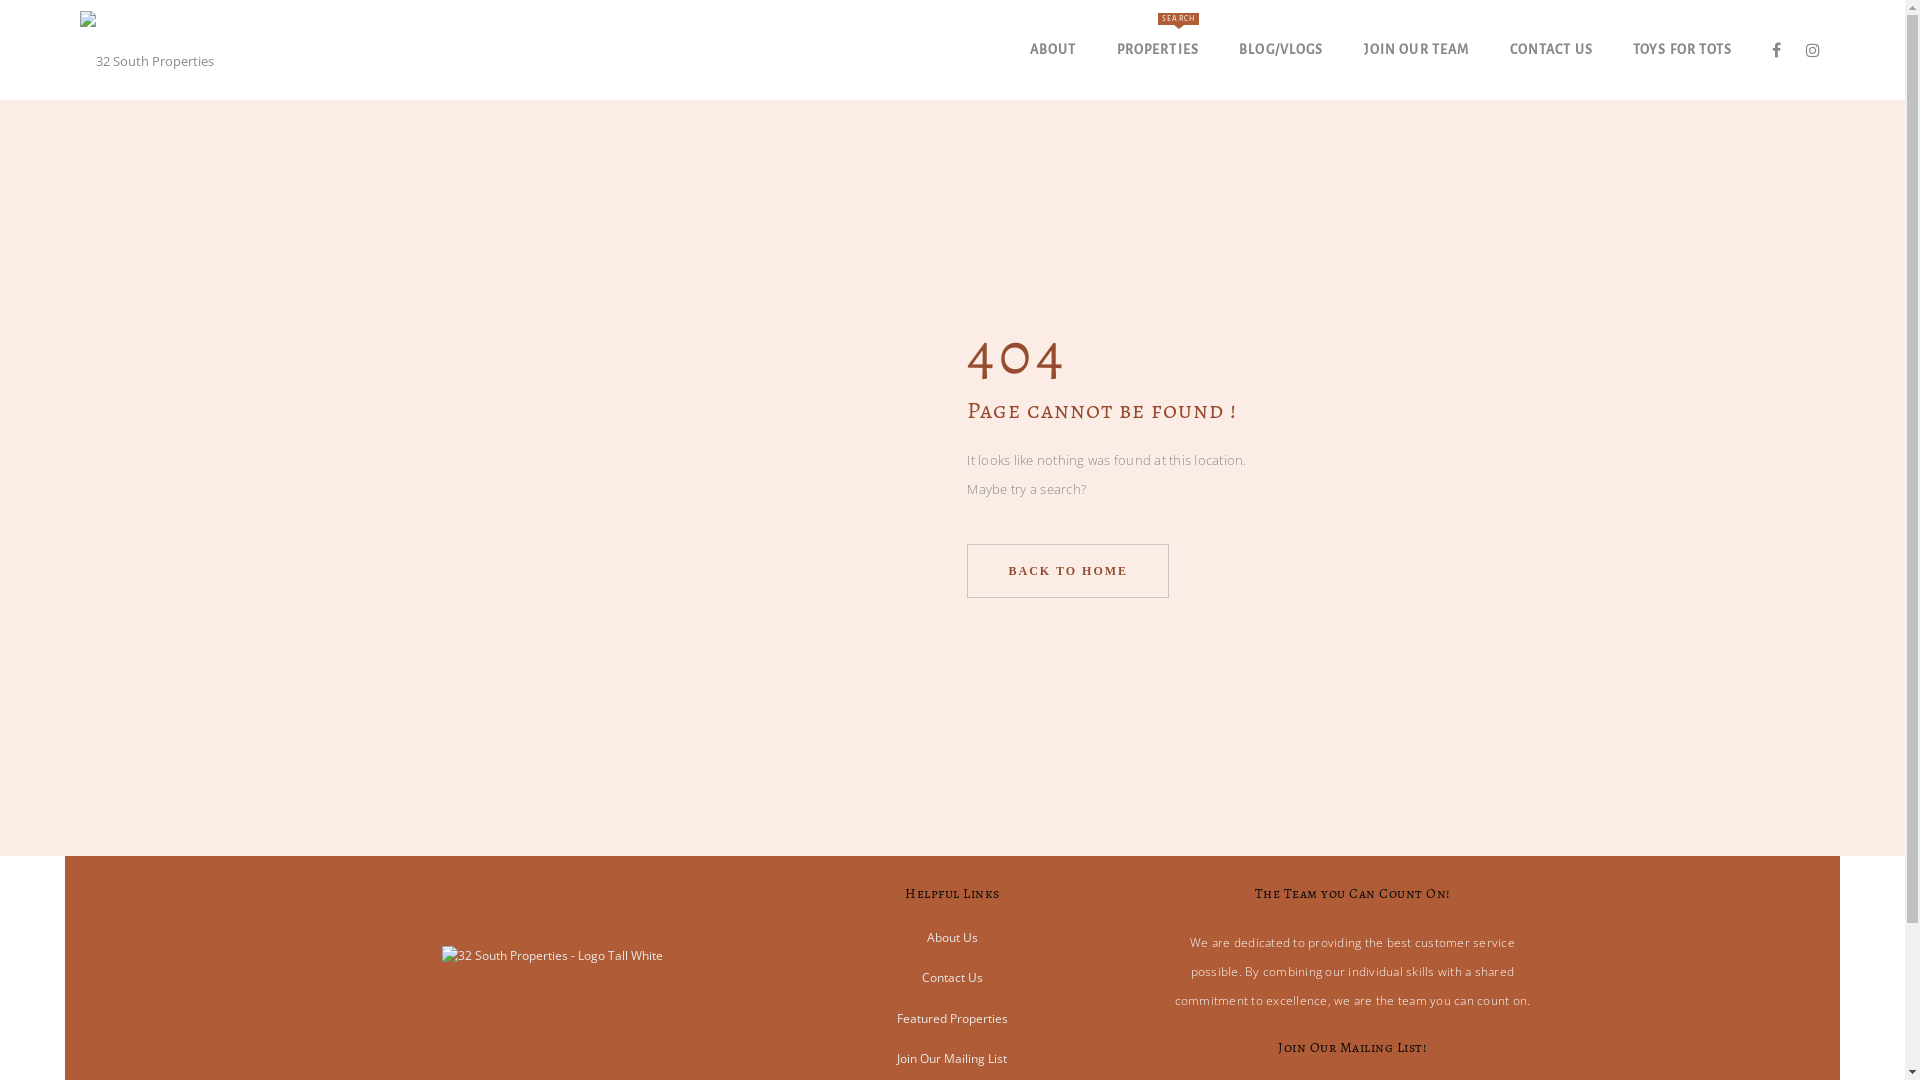 This screenshot has width=1920, height=1080. What do you see at coordinates (1067, 570) in the screenshot?
I see `'BACK TO HOME'` at bounding box center [1067, 570].